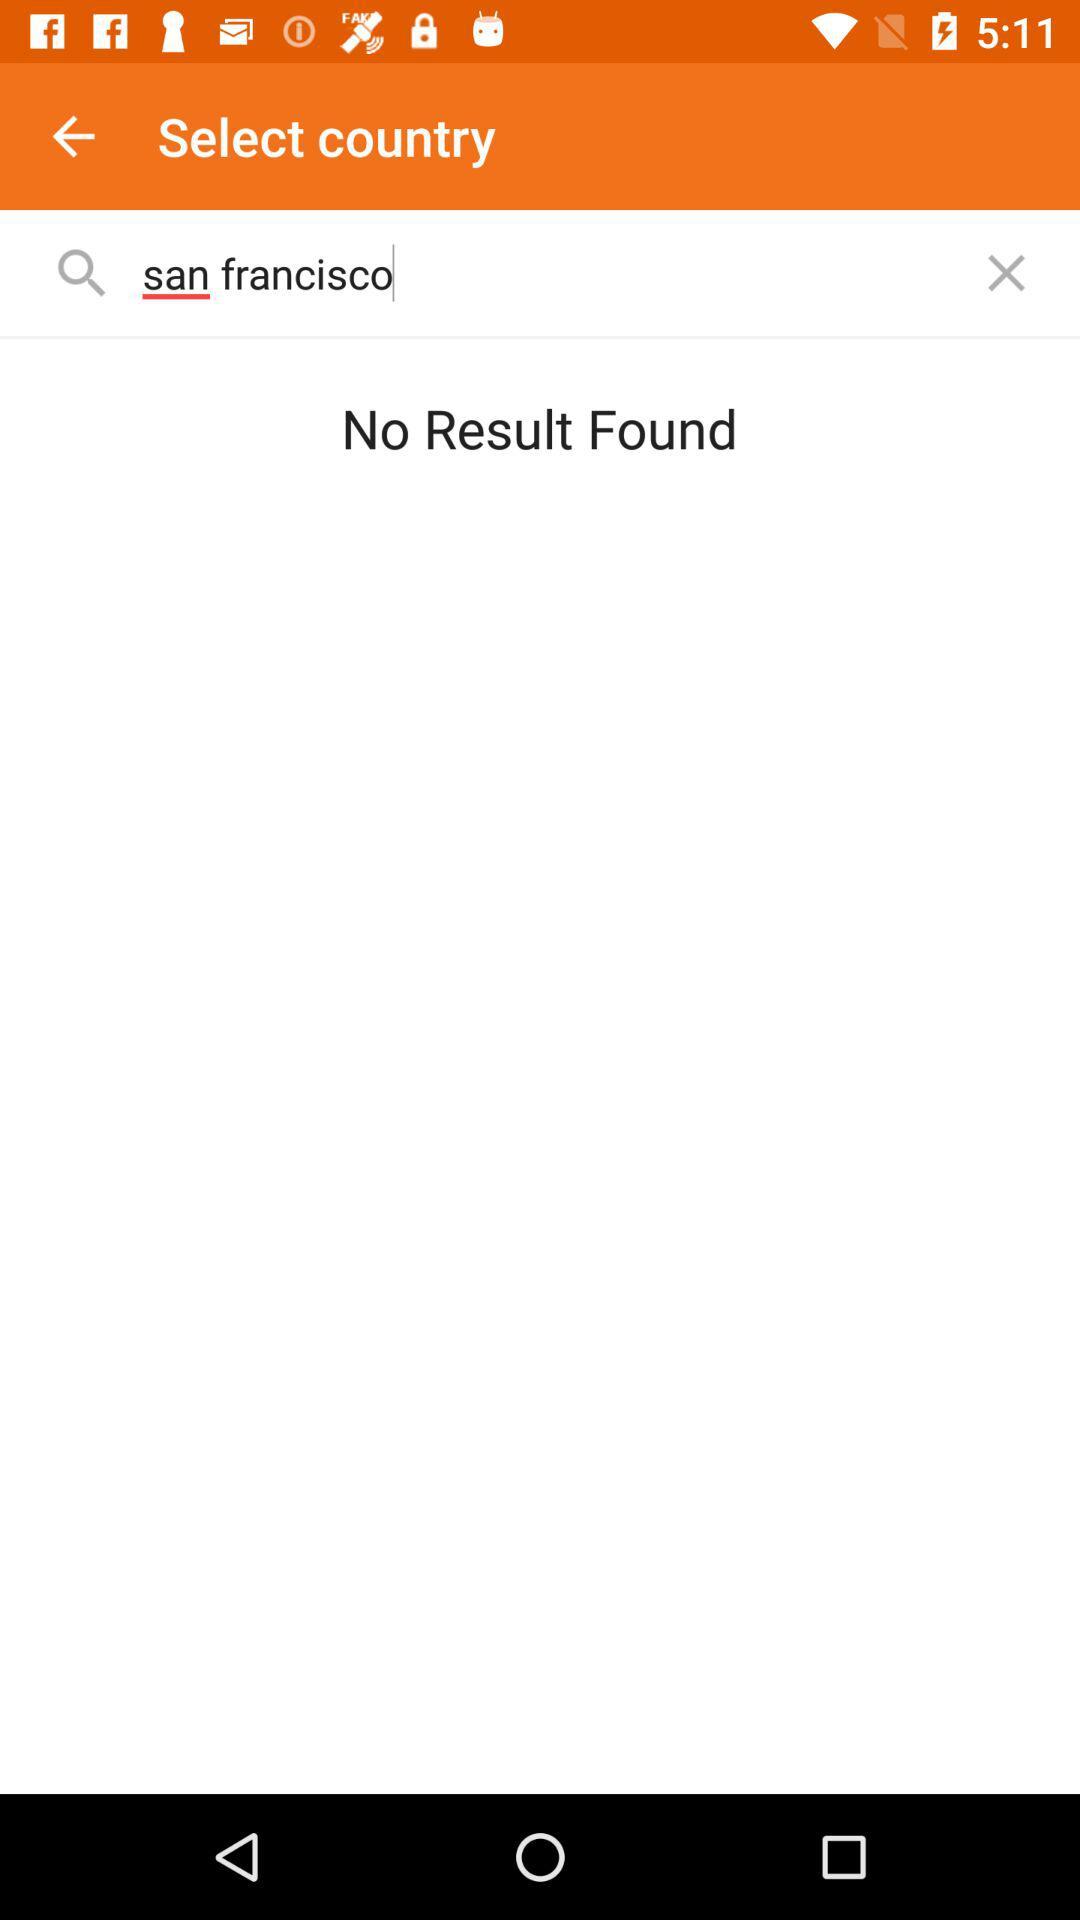 The height and width of the screenshot is (1920, 1080). What do you see at coordinates (72, 135) in the screenshot?
I see `app next to select country item` at bounding box center [72, 135].